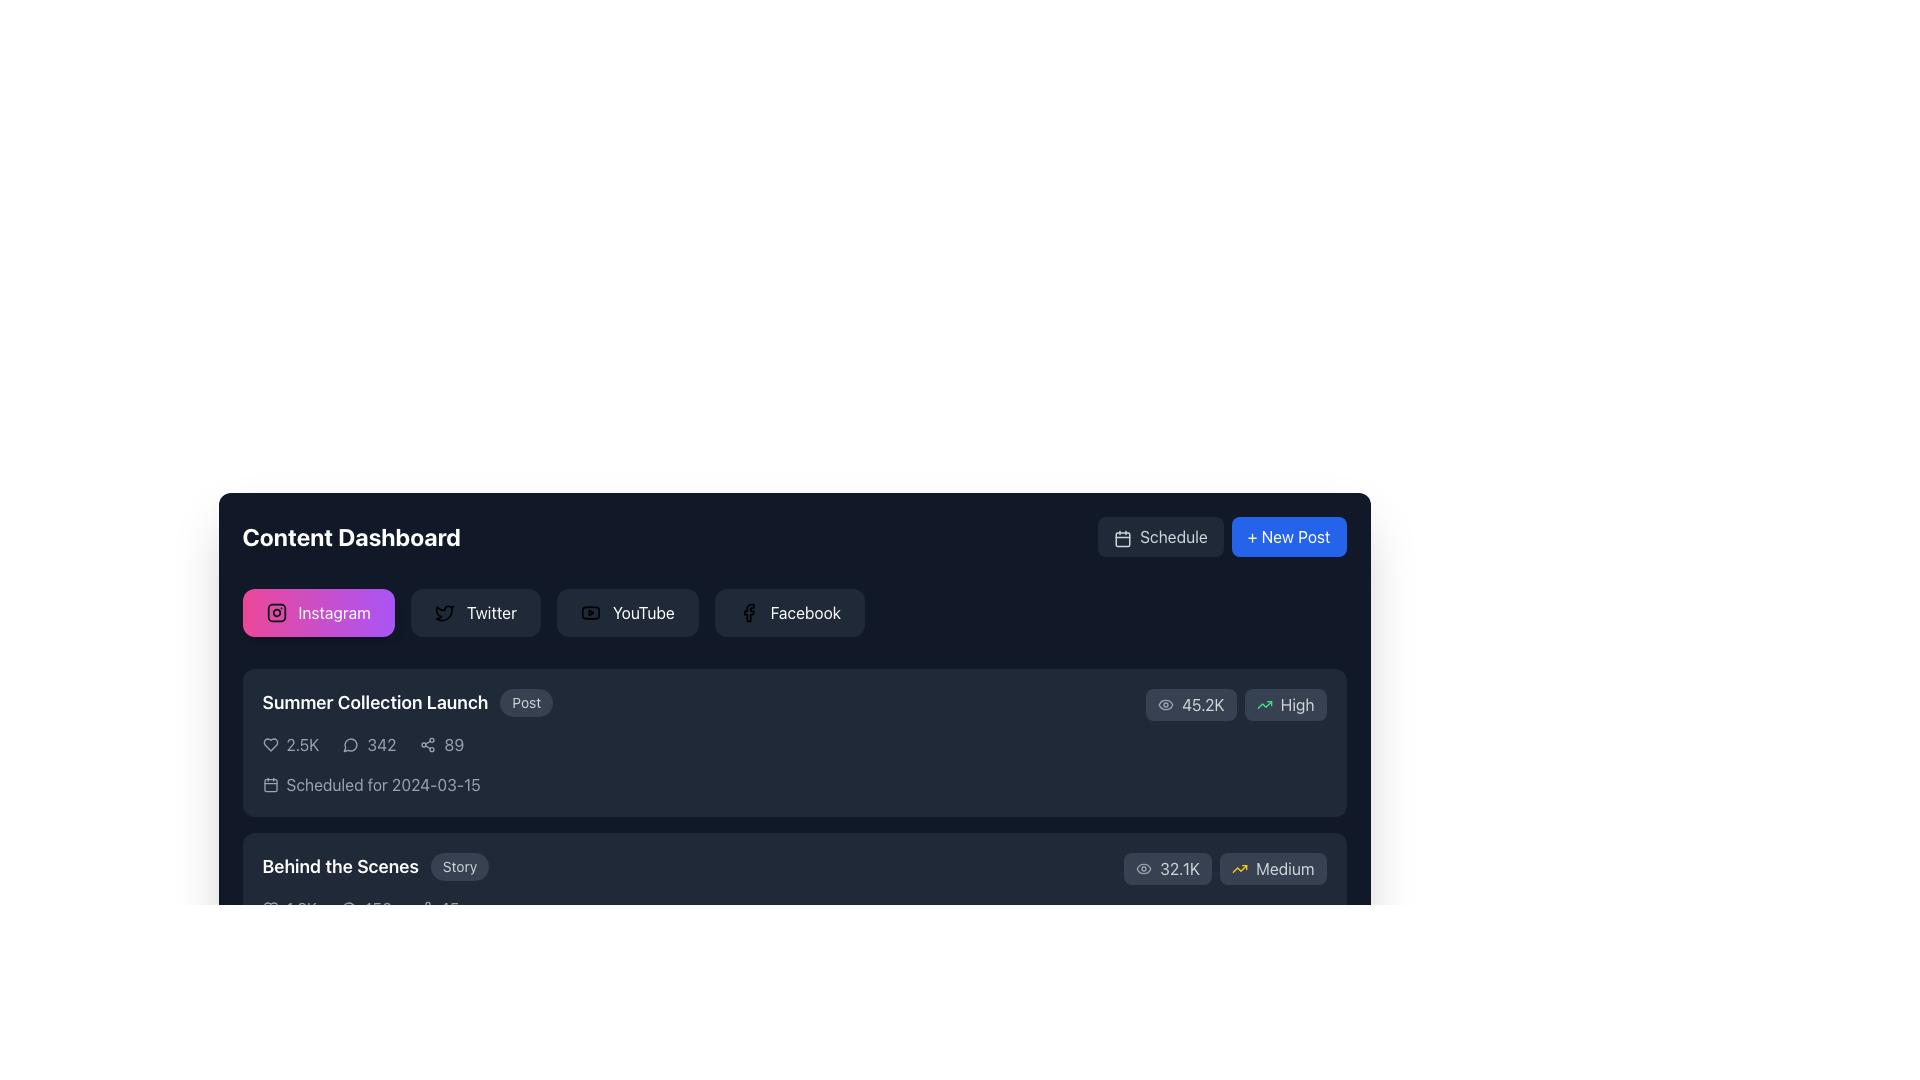  What do you see at coordinates (589, 612) in the screenshot?
I see `the button surrounding the YouTube icon, which is located to the left of the text 'YouTube' in the navigation bar` at bounding box center [589, 612].